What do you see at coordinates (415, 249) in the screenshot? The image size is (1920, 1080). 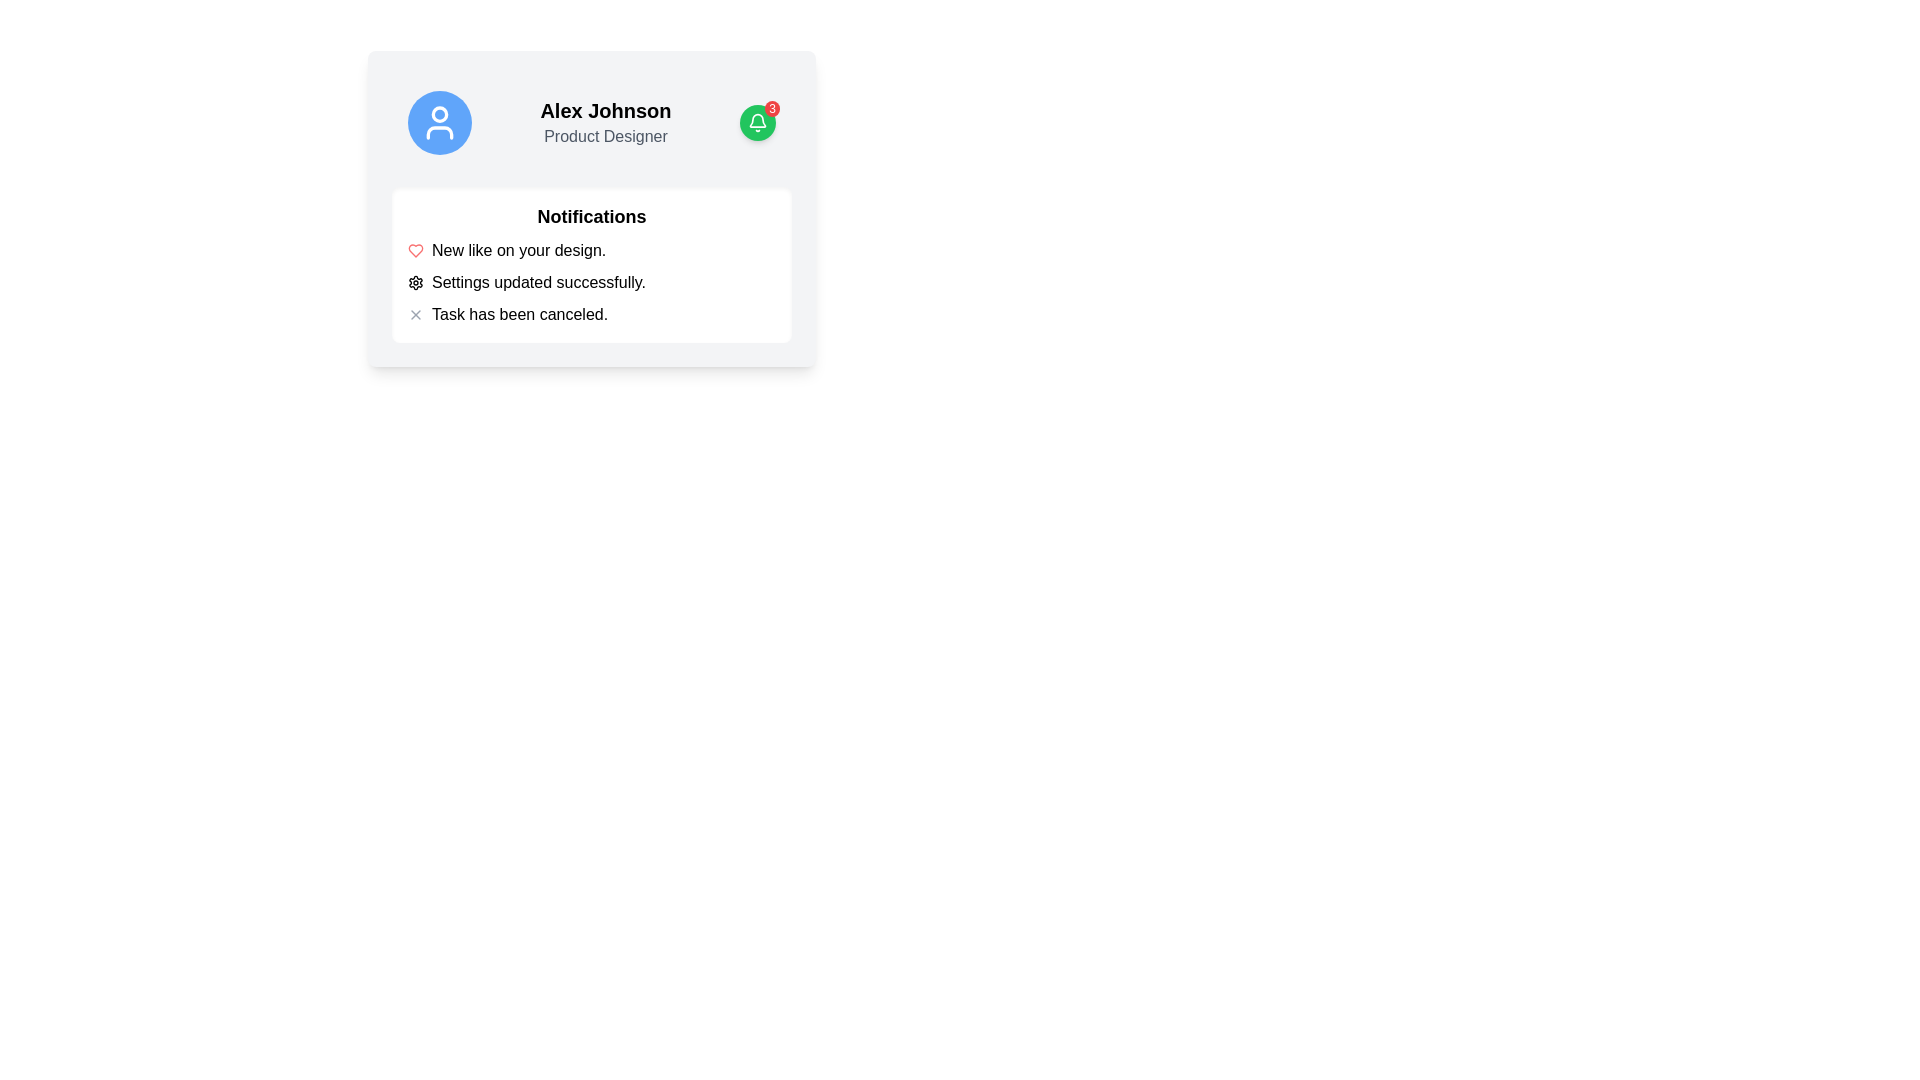 I see `the heart-shaped 'like' icon located to the left of the text 'New like on your design' in the notification section` at bounding box center [415, 249].